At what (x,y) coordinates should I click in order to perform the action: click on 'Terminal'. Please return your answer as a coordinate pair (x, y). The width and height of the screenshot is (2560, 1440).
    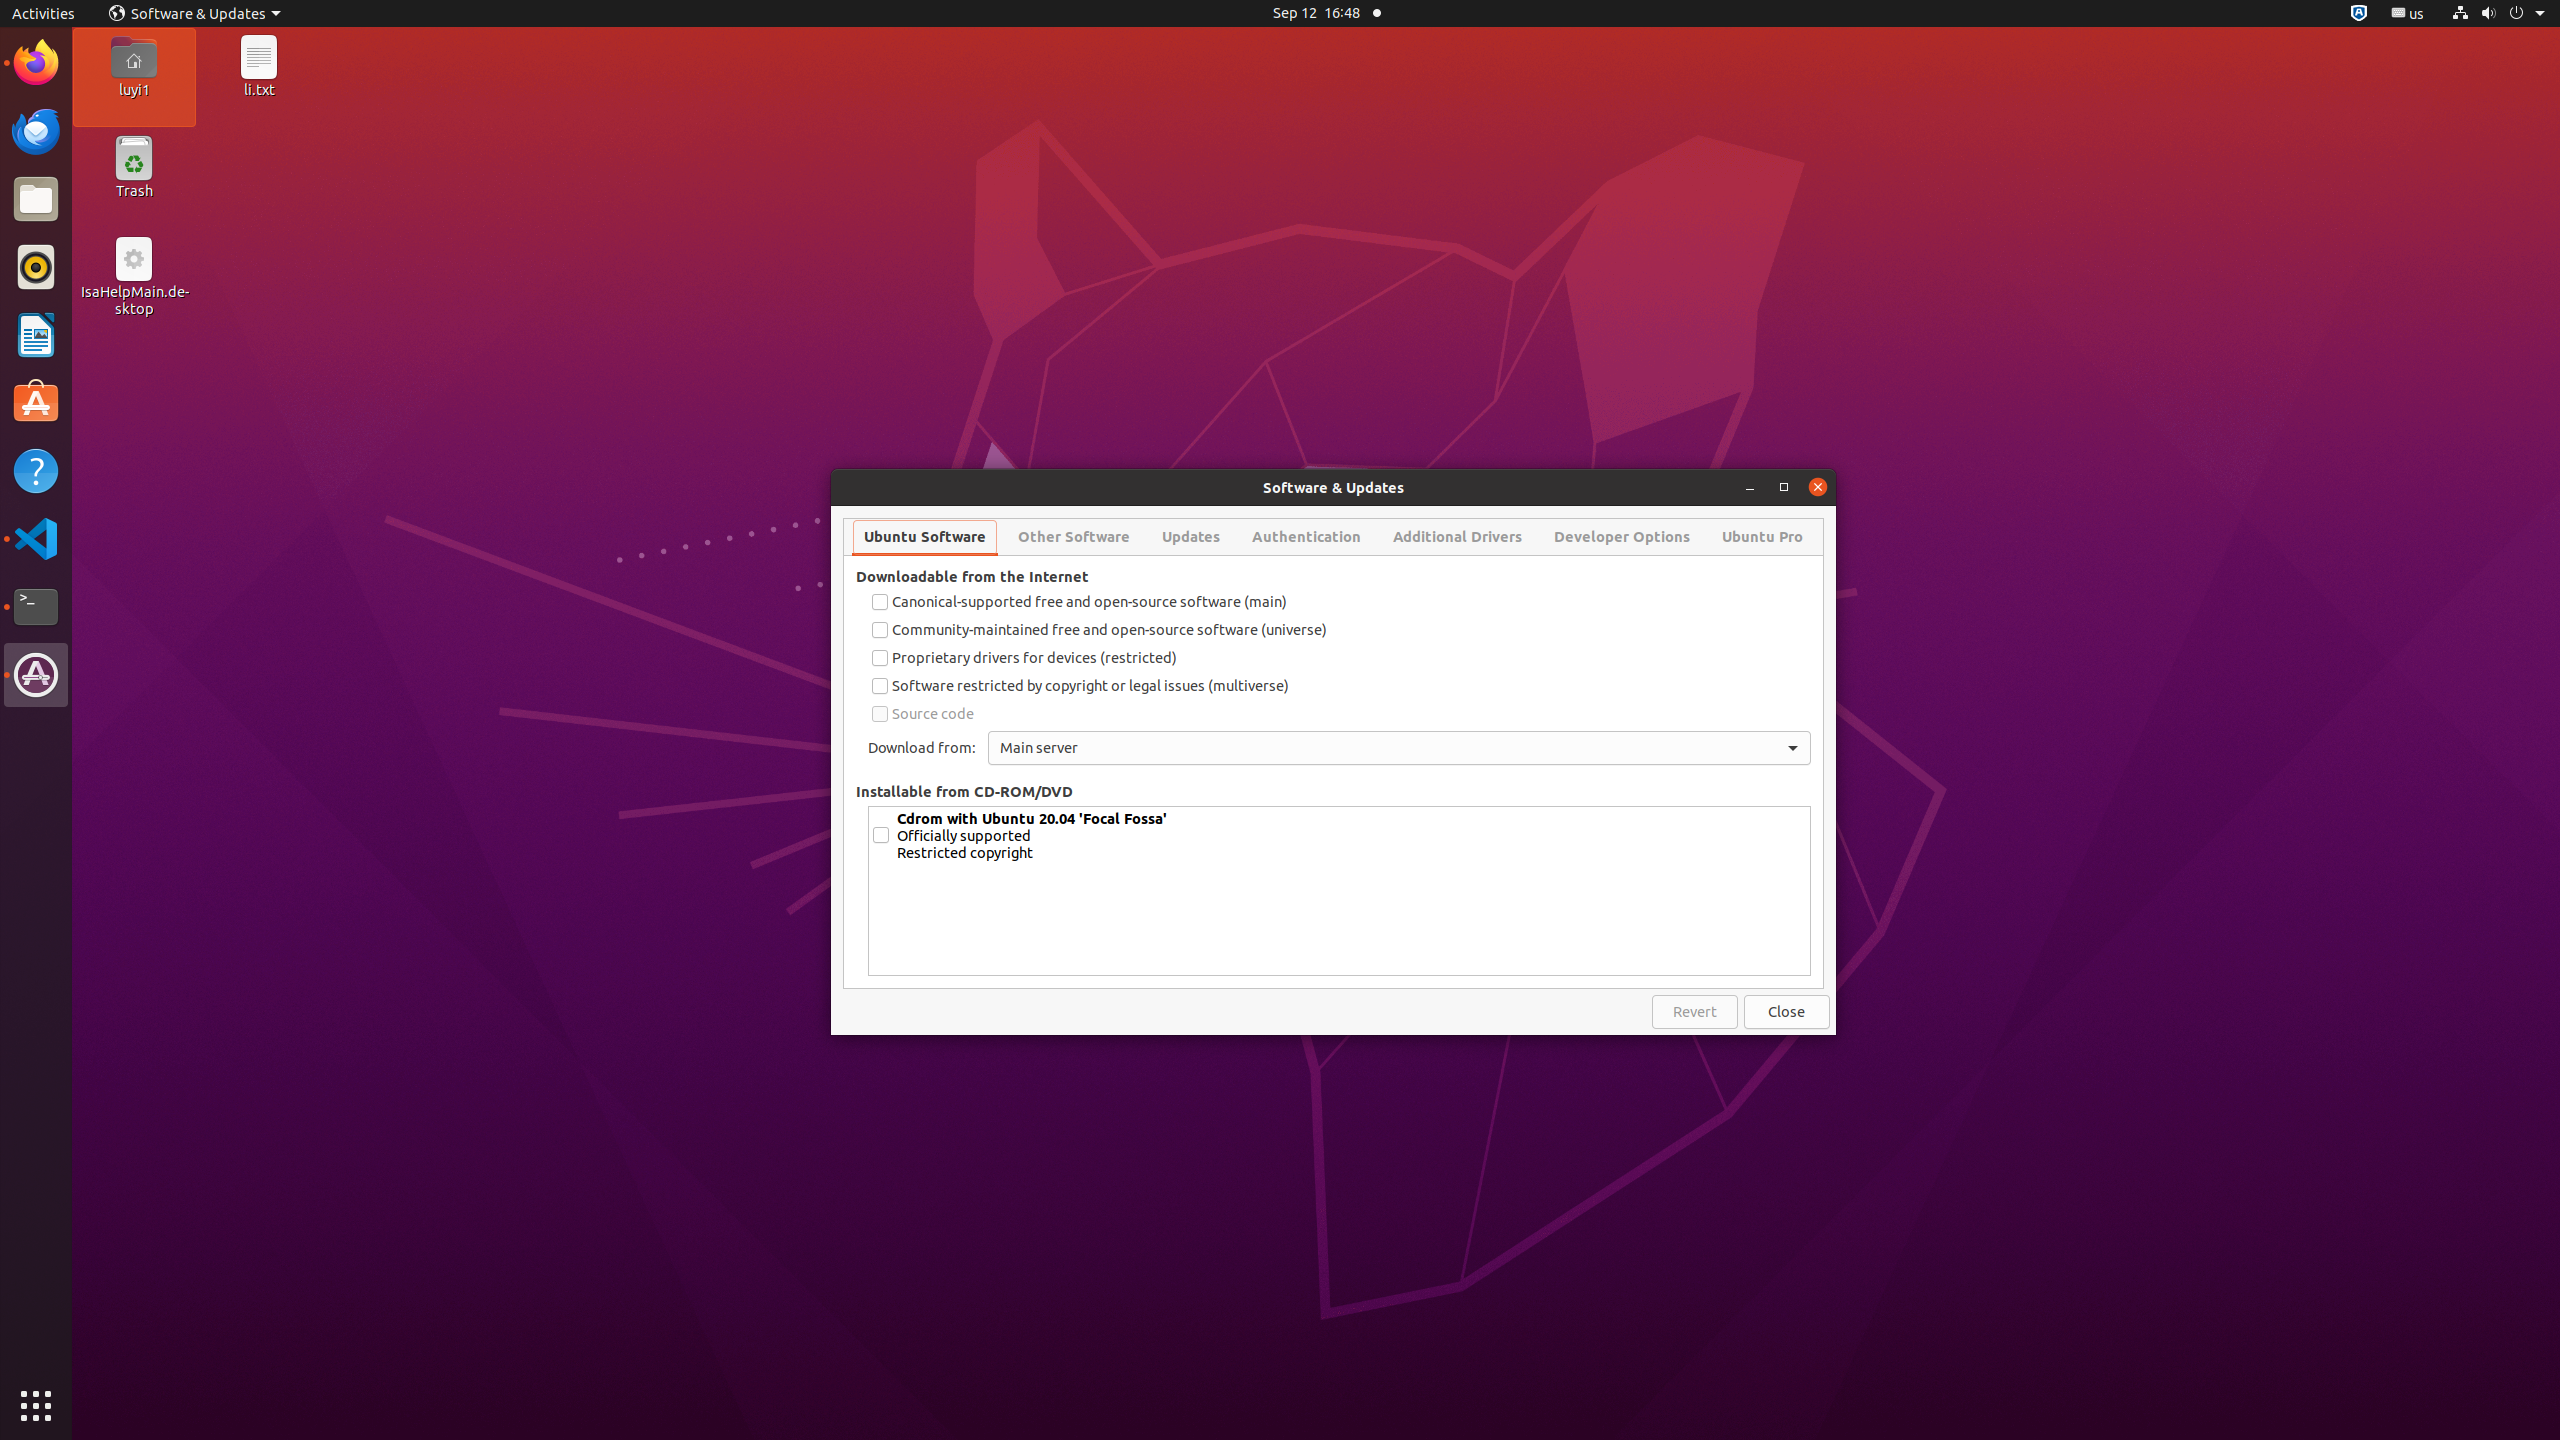
    Looking at the image, I should click on (36, 605).